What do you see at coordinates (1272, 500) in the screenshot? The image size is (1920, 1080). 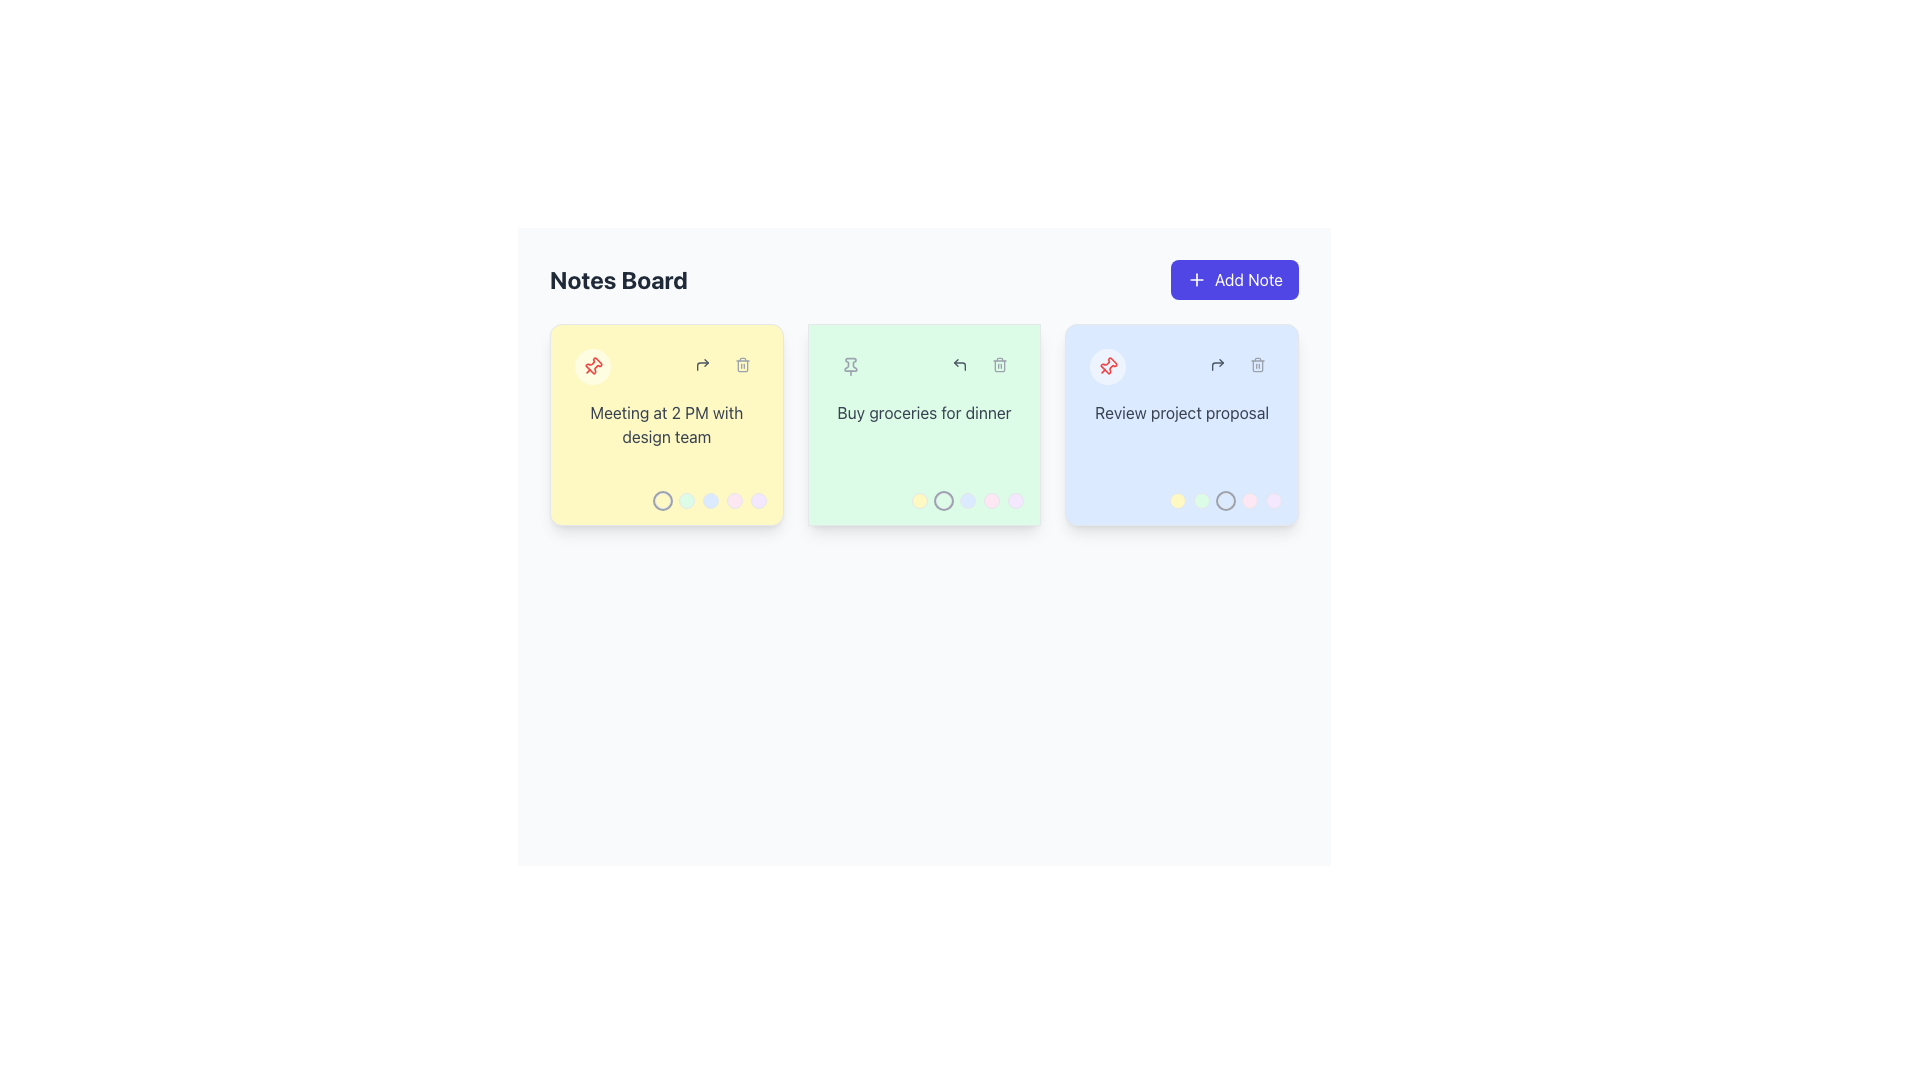 I see `the small circular button with a purple background and a gray border located at the bottom-right corner of the light blue card` at bounding box center [1272, 500].